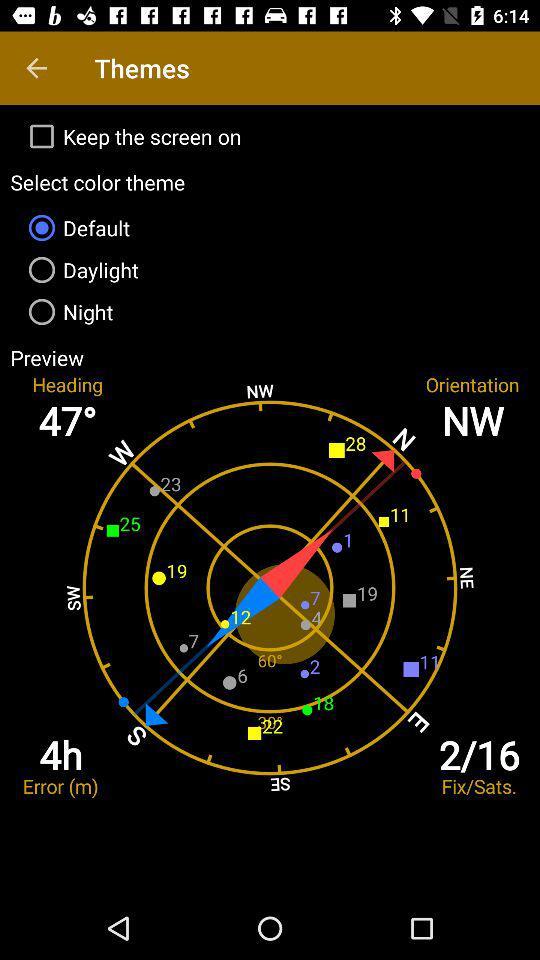 Image resolution: width=540 pixels, height=960 pixels. Describe the element at coordinates (270, 228) in the screenshot. I see `default icon` at that location.